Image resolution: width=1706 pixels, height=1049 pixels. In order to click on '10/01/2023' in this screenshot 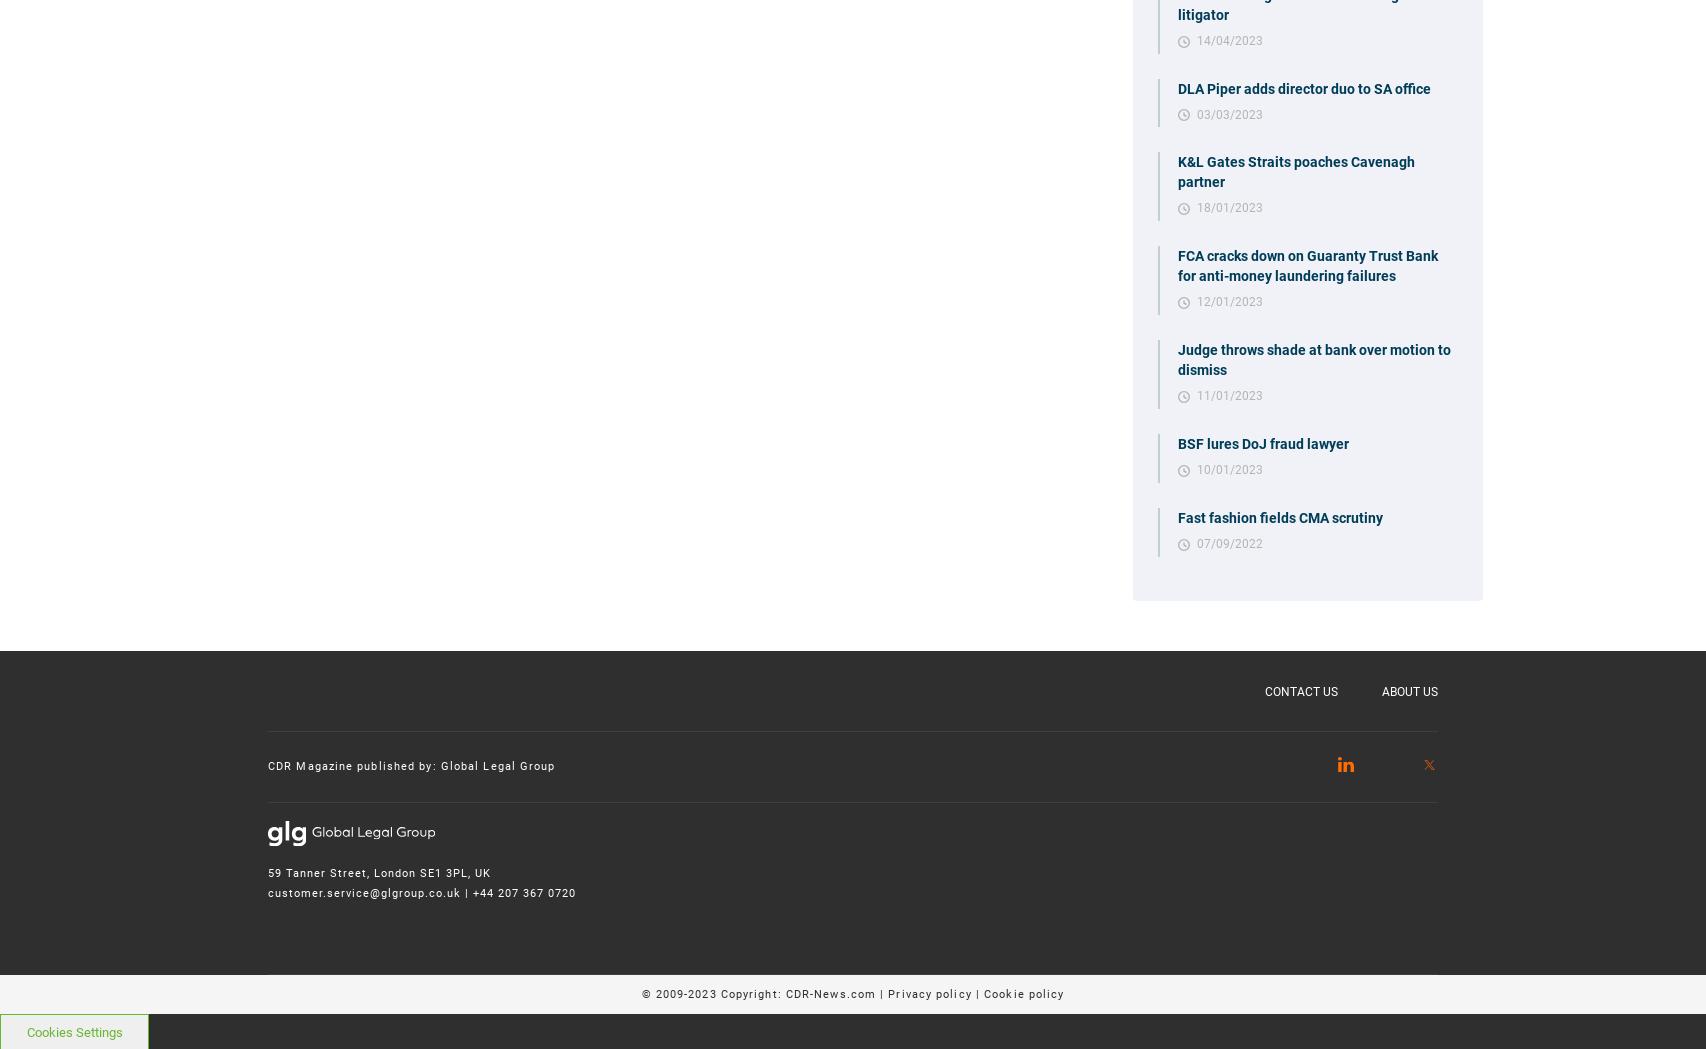, I will do `click(1228, 469)`.